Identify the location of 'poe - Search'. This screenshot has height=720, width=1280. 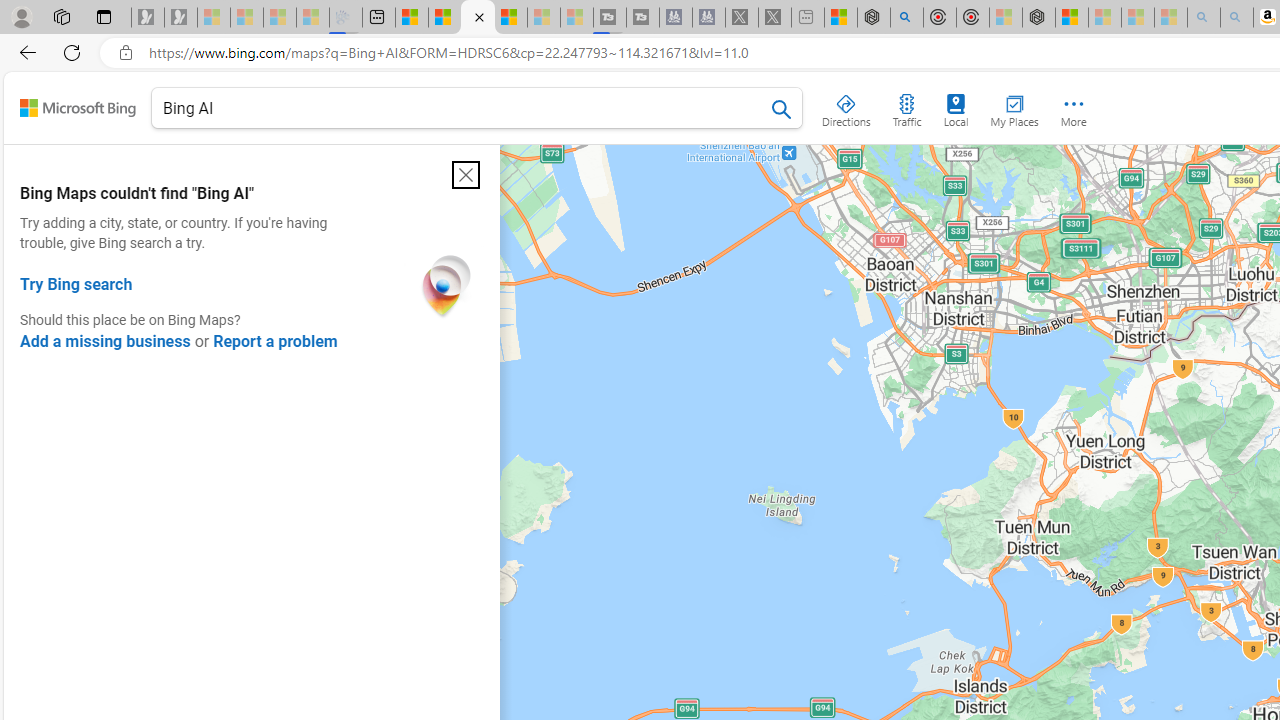
(905, 17).